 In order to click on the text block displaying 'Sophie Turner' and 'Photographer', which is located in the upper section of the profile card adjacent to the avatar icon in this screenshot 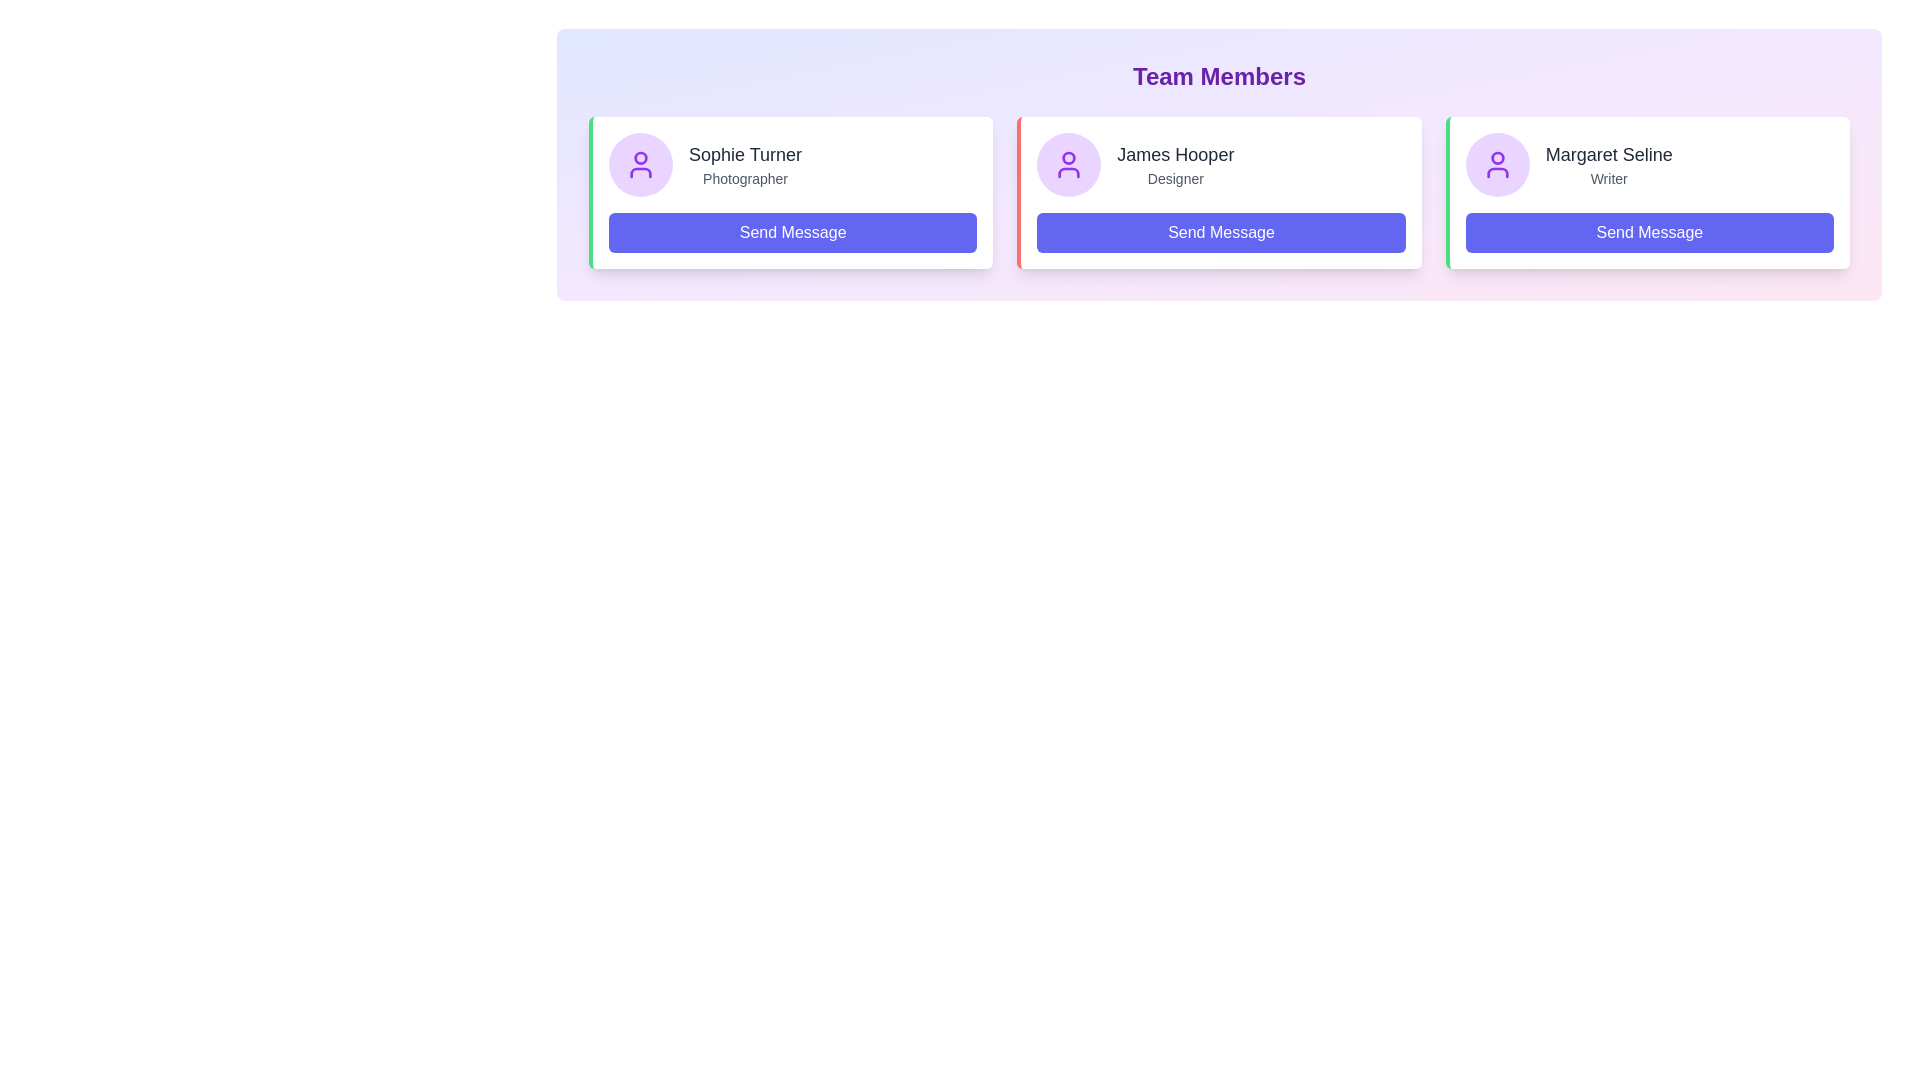, I will do `click(792, 164)`.